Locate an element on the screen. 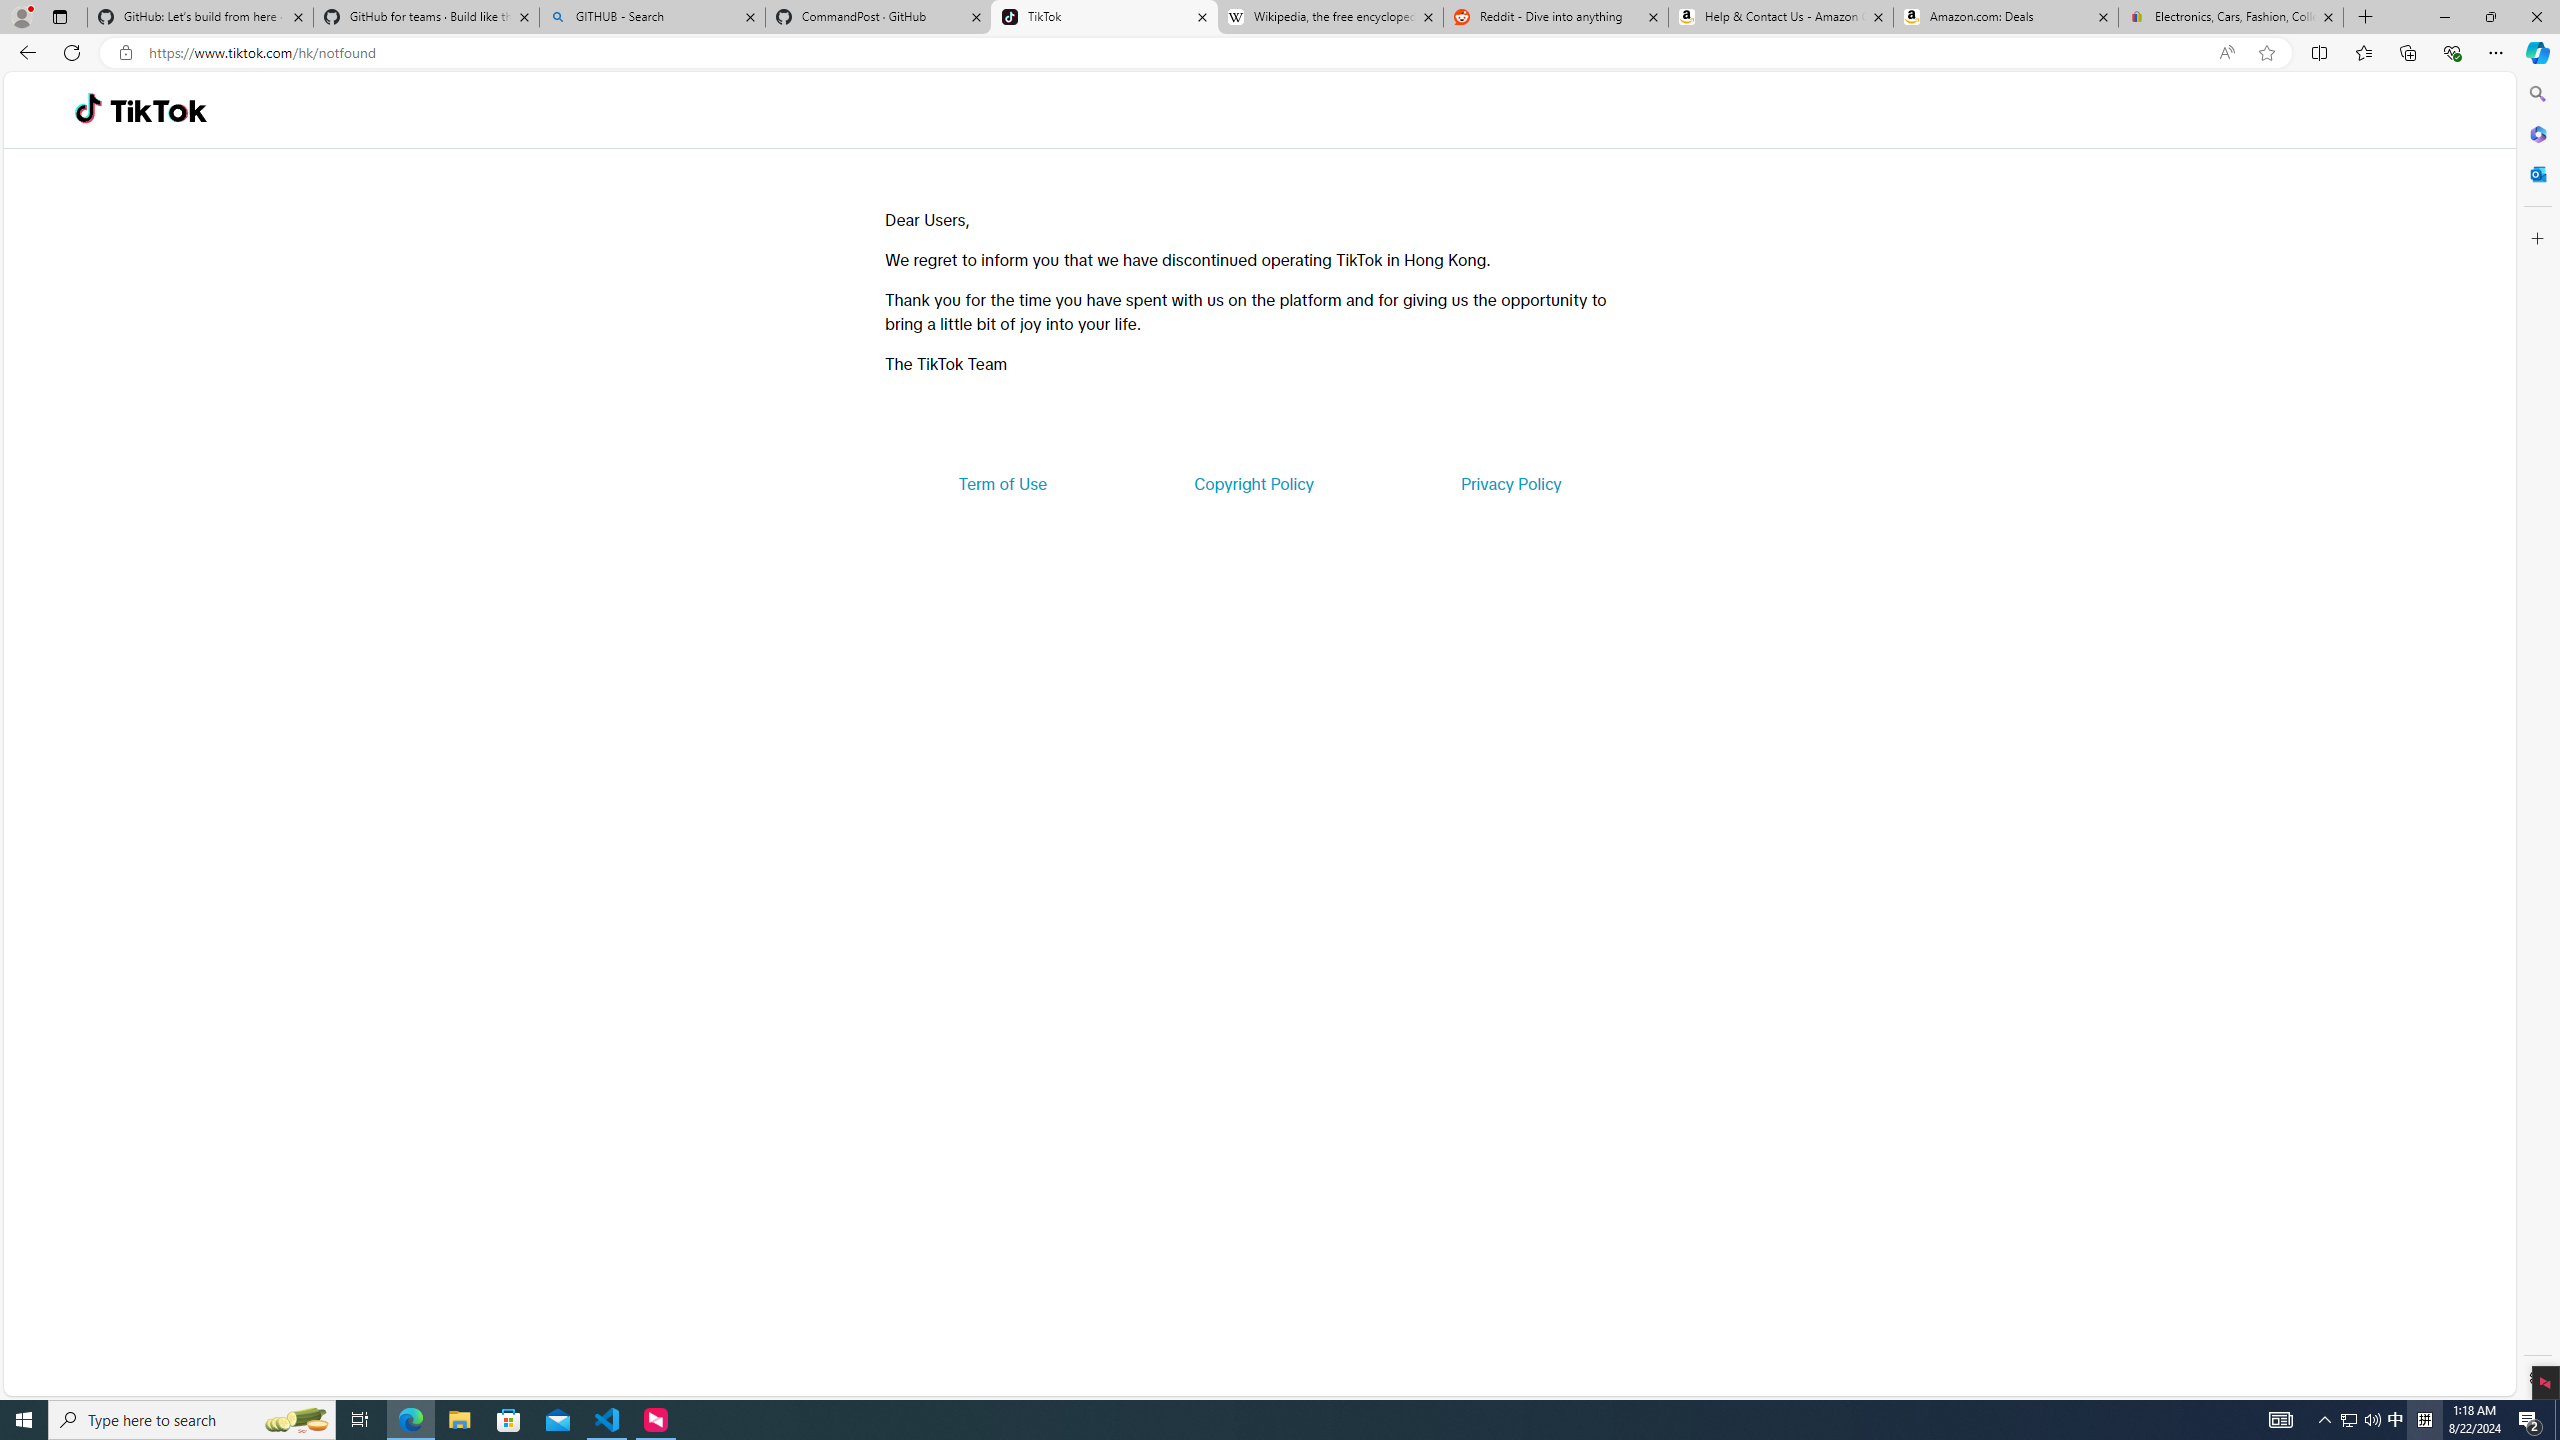 Image resolution: width=2560 pixels, height=1440 pixels. 'Term of Use' is located at coordinates (1002, 482).